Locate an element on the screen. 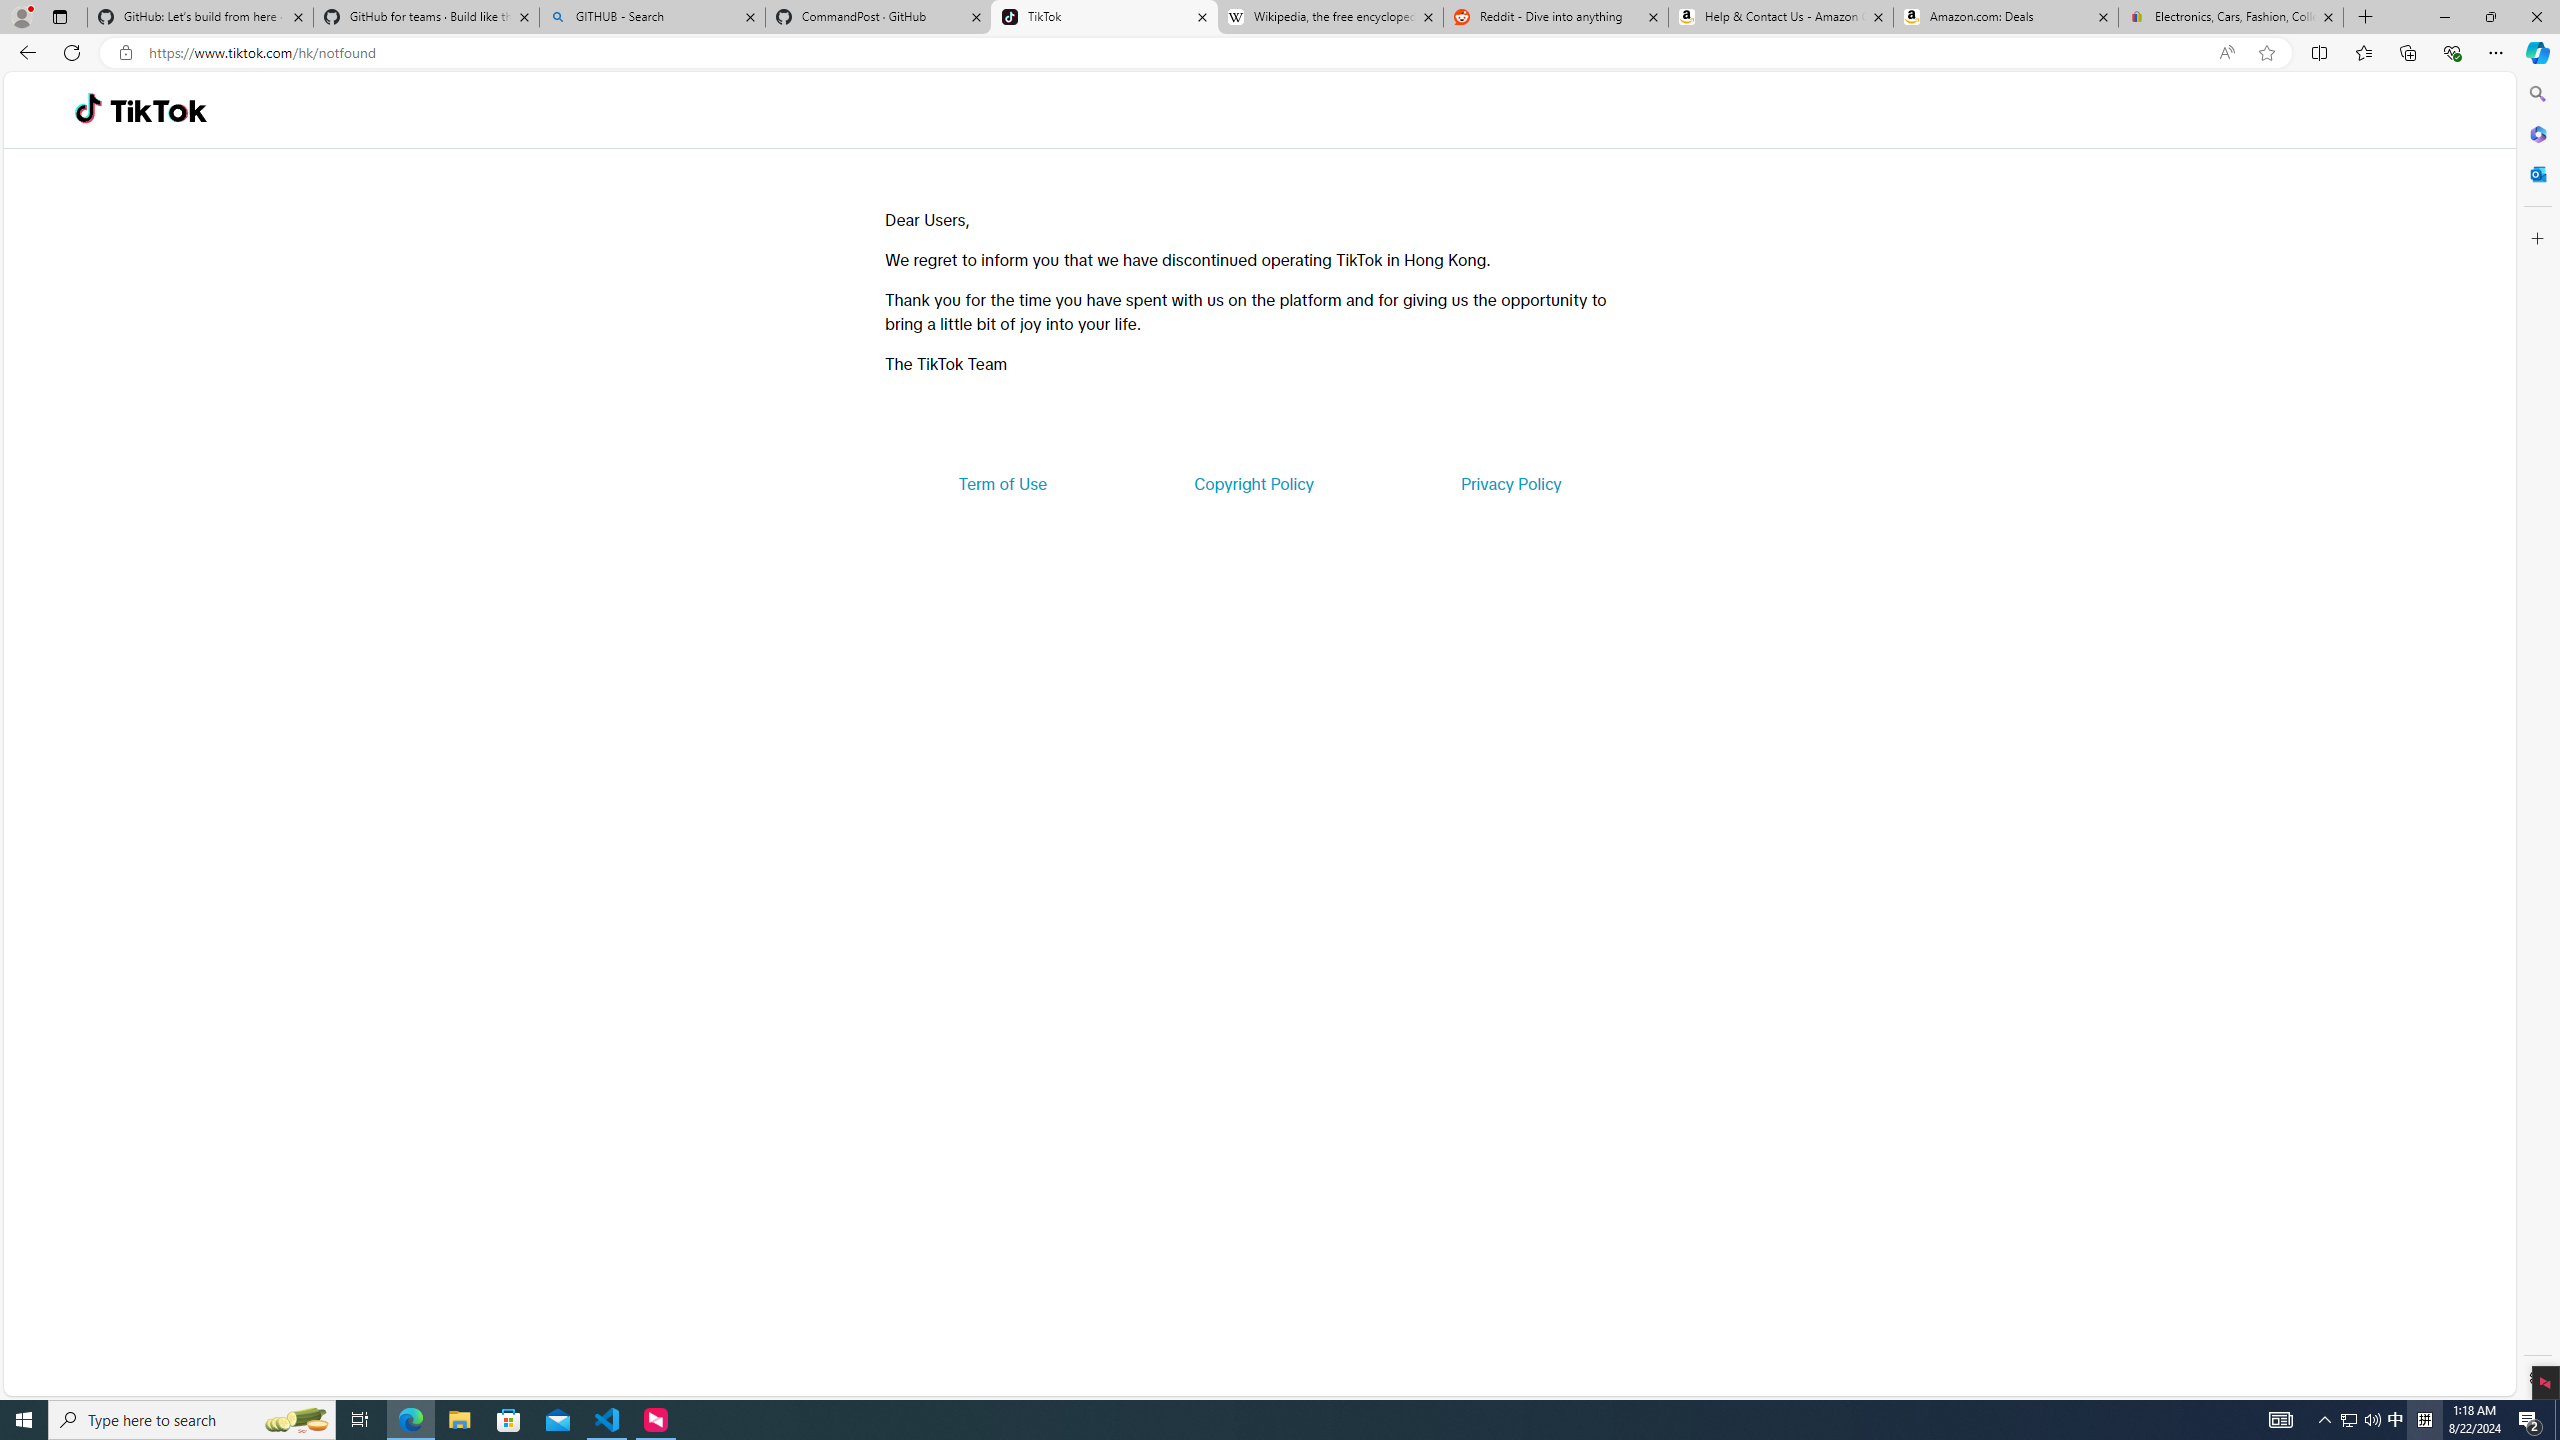 Image resolution: width=2560 pixels, height=1440 pixels. 'Term of Use' is located at coordinates (1002, 482).